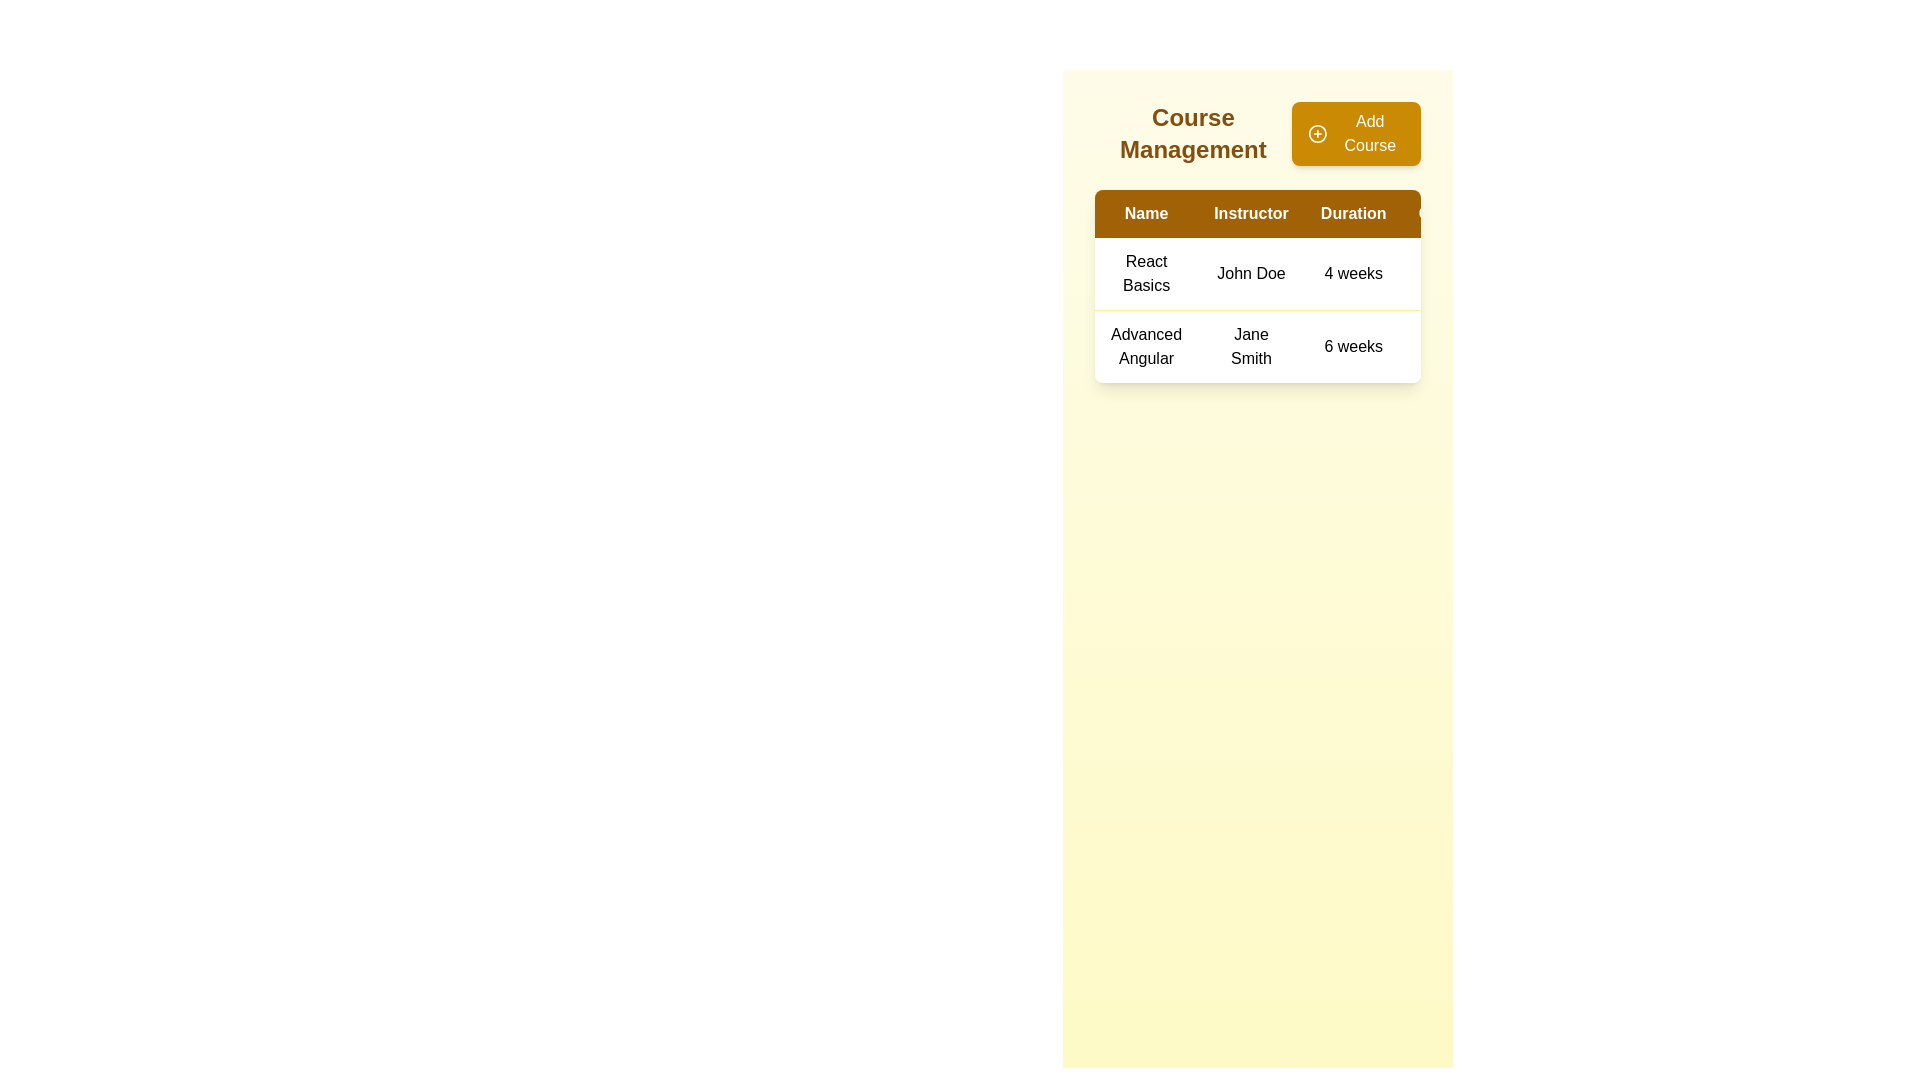 This screenshot has width=1920, height=1080. I want to click on the 'Add Course' button by clicking on the circular outline of the plus icon, which is part of the button's design, so click(1317, 134).